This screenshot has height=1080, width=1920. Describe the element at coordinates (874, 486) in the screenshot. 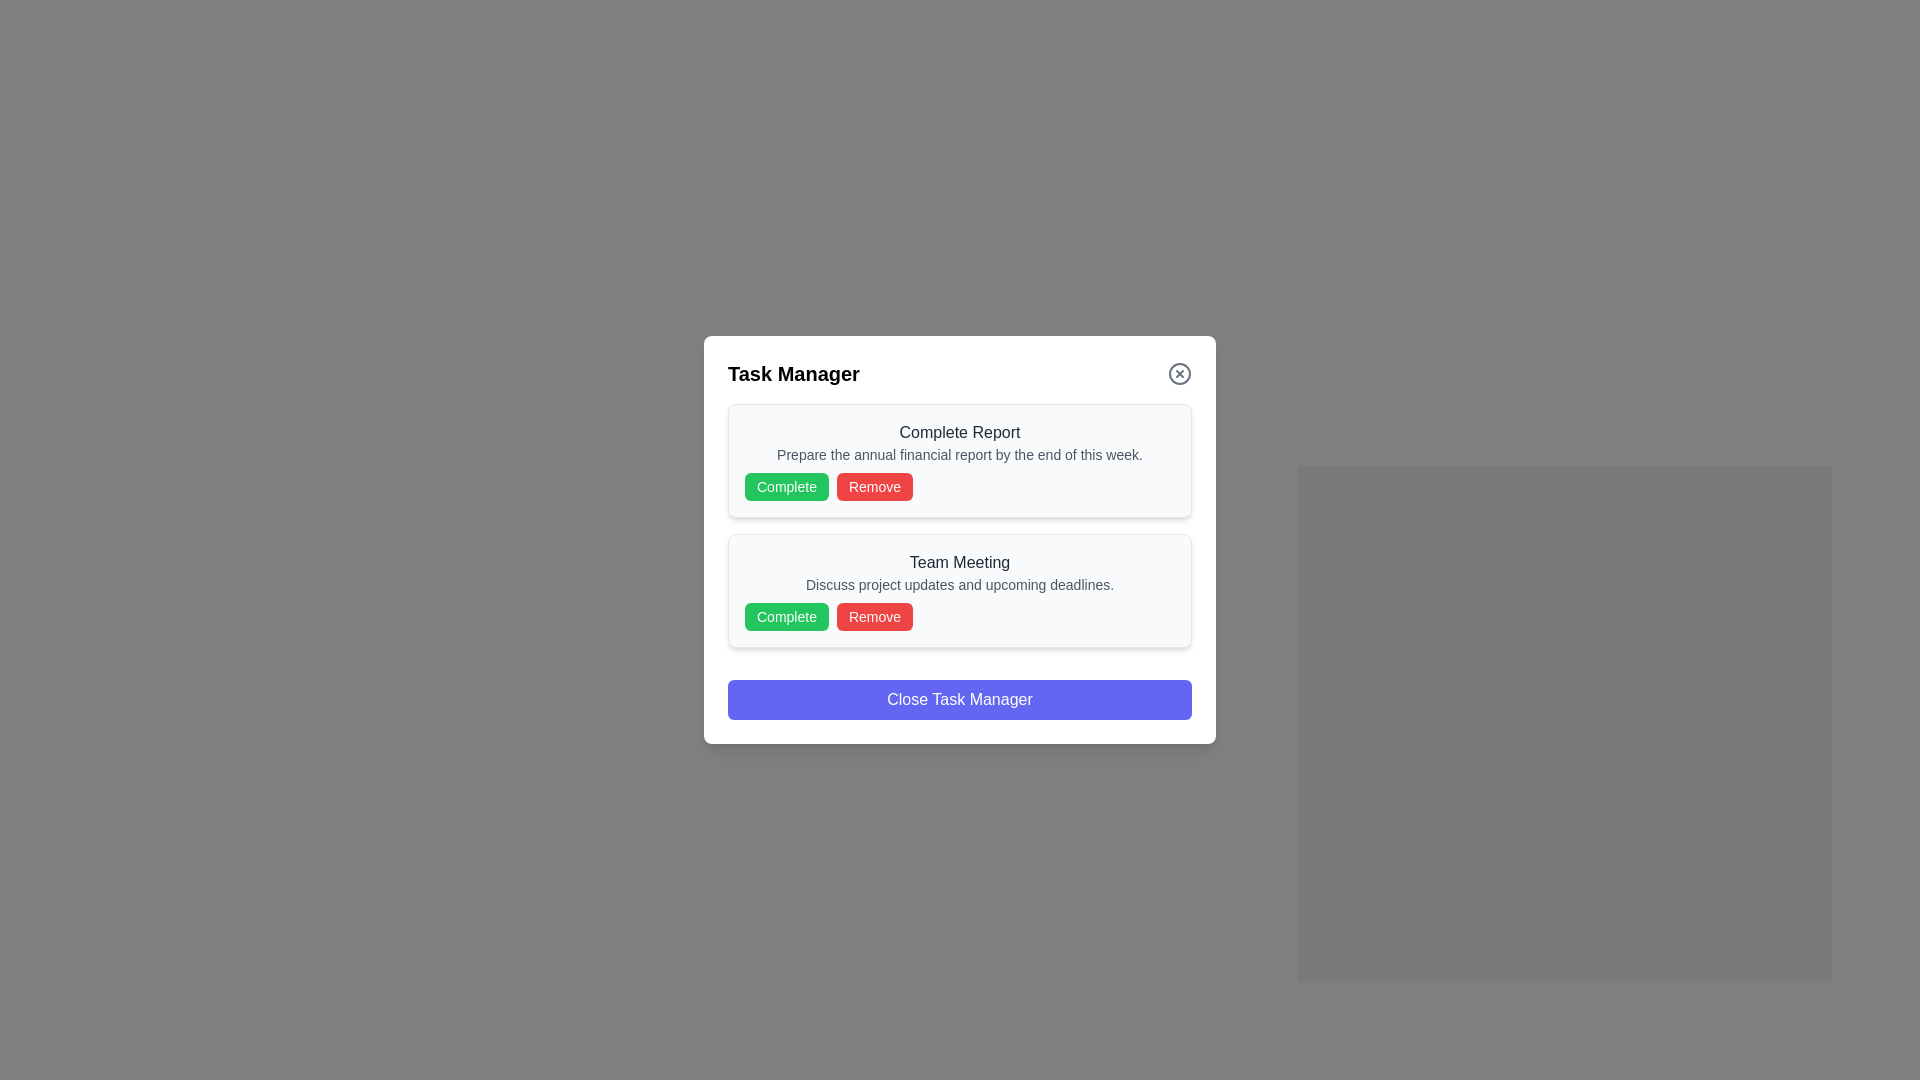

I see `the 'Remove' button located in the top card below the 'Task Manager' heading, which is aligned to the right of the 'Complete' button` at that location.